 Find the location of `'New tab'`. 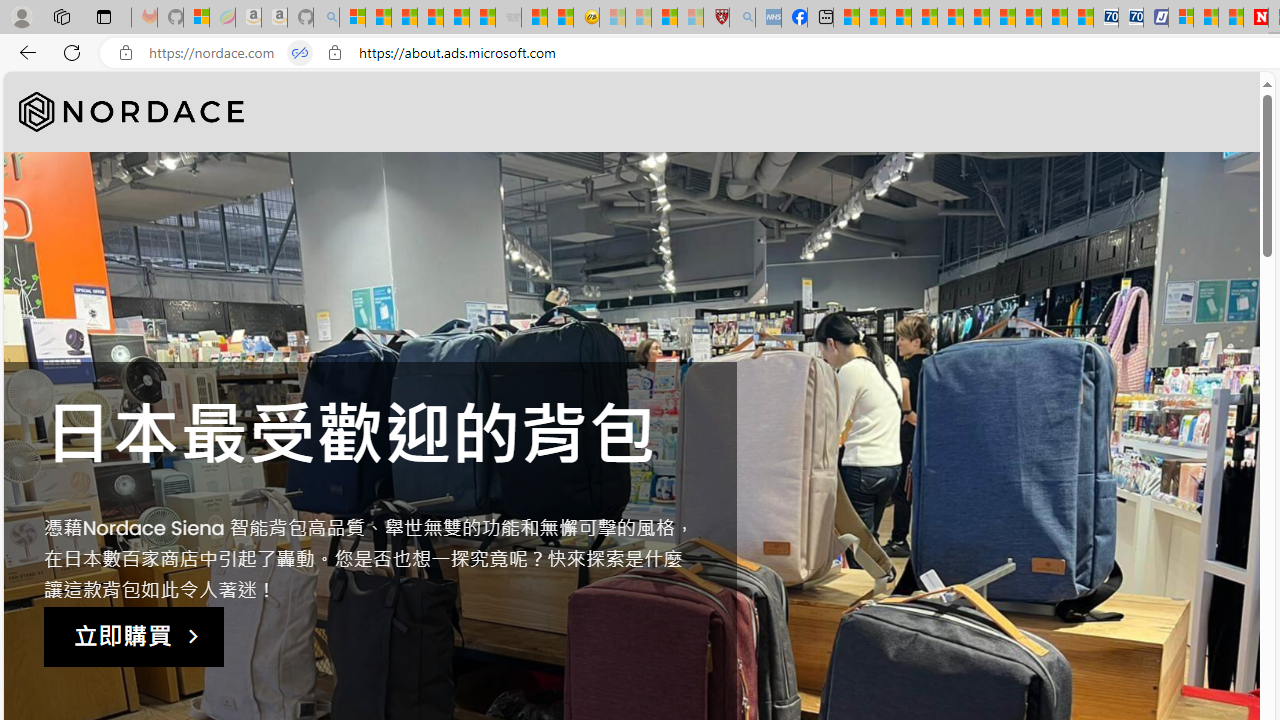

'New tab' is located at coordinates (820, 17).